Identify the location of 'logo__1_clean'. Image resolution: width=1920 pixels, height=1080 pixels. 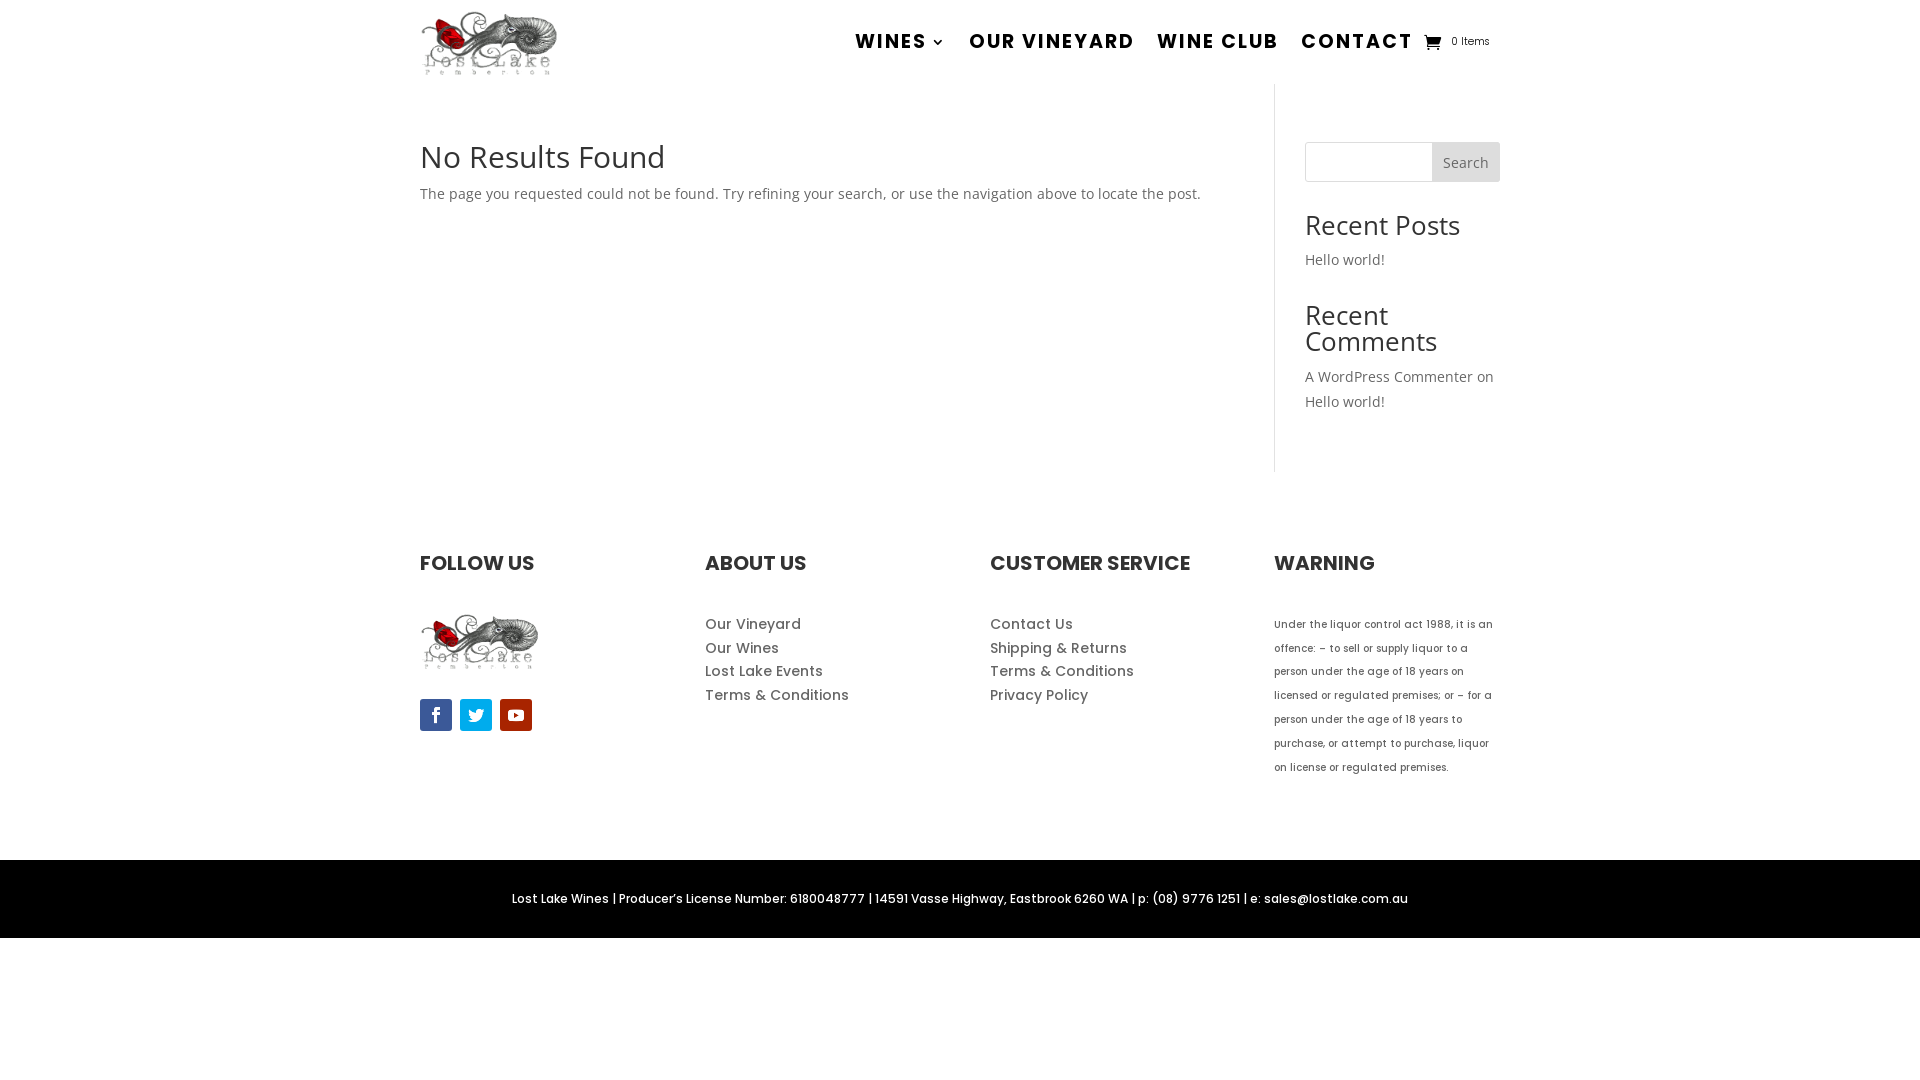
(478, 640).